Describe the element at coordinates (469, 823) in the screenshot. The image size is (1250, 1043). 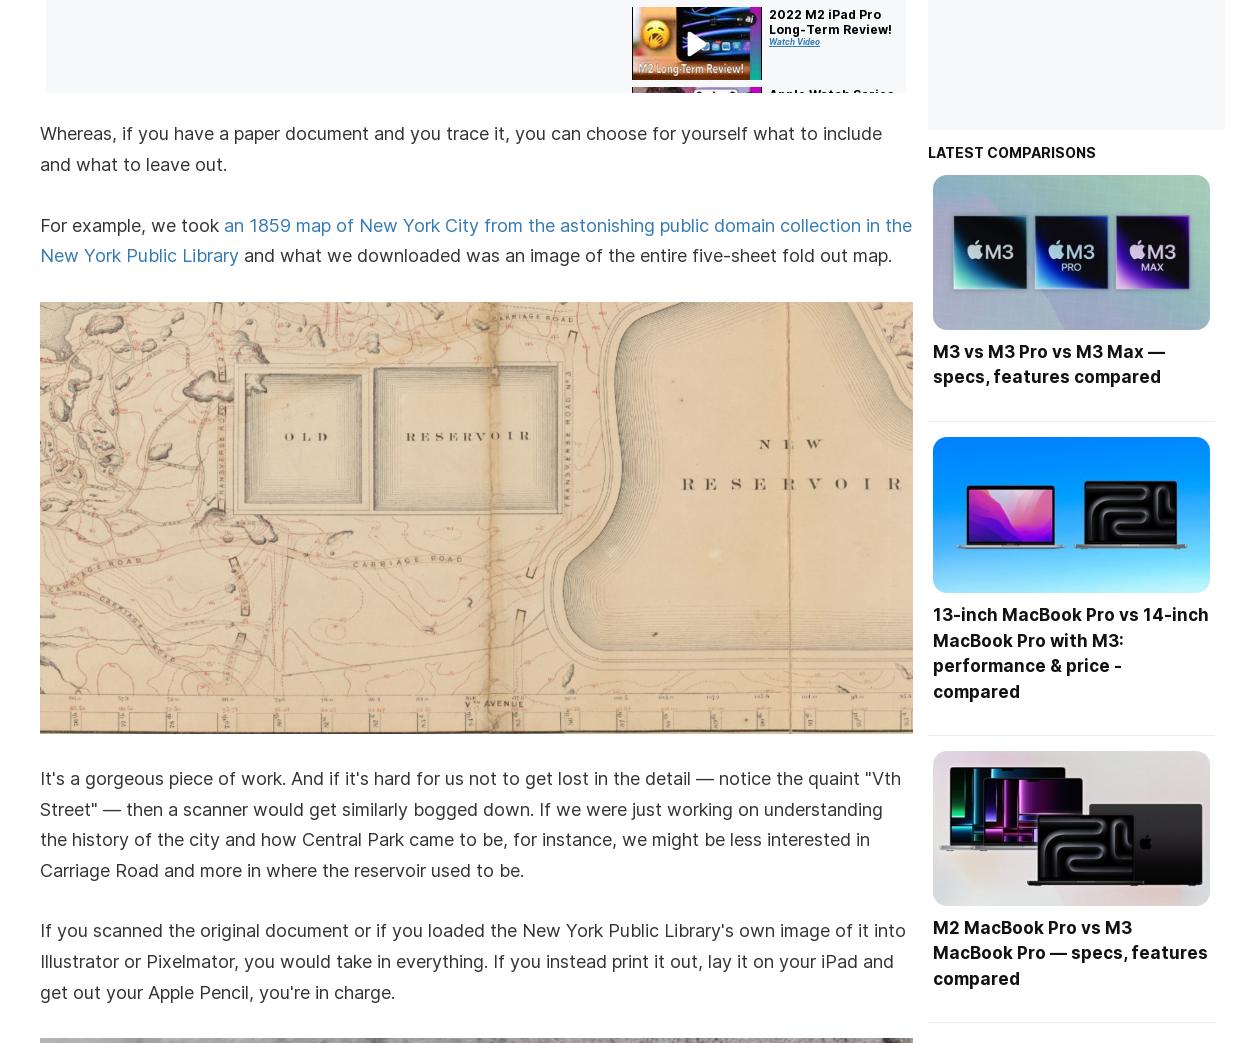
I see `'It's a gorgeous piece of work. And if it's hard for us not to get lost in the detail —  notice the quaint "Vth Street" —  then a scanner would get similarly bogged down. If we were just working on understanding the history of the city and how Central Park came to be, for instance, we might be less interested in Carriage Road and more in where the reservoir used to be.'` at that location.